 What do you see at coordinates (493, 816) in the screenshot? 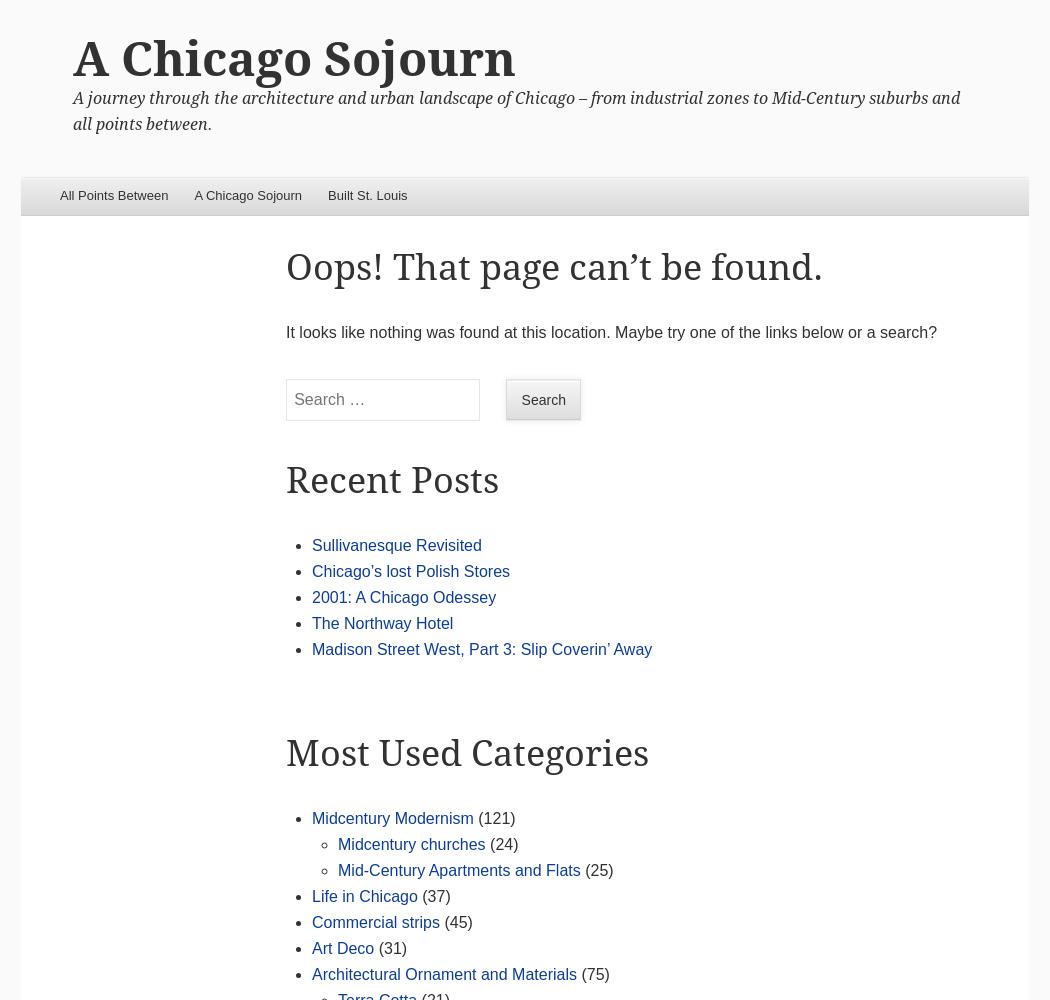
I see `'(121)'` at bounding box center [493, 816].